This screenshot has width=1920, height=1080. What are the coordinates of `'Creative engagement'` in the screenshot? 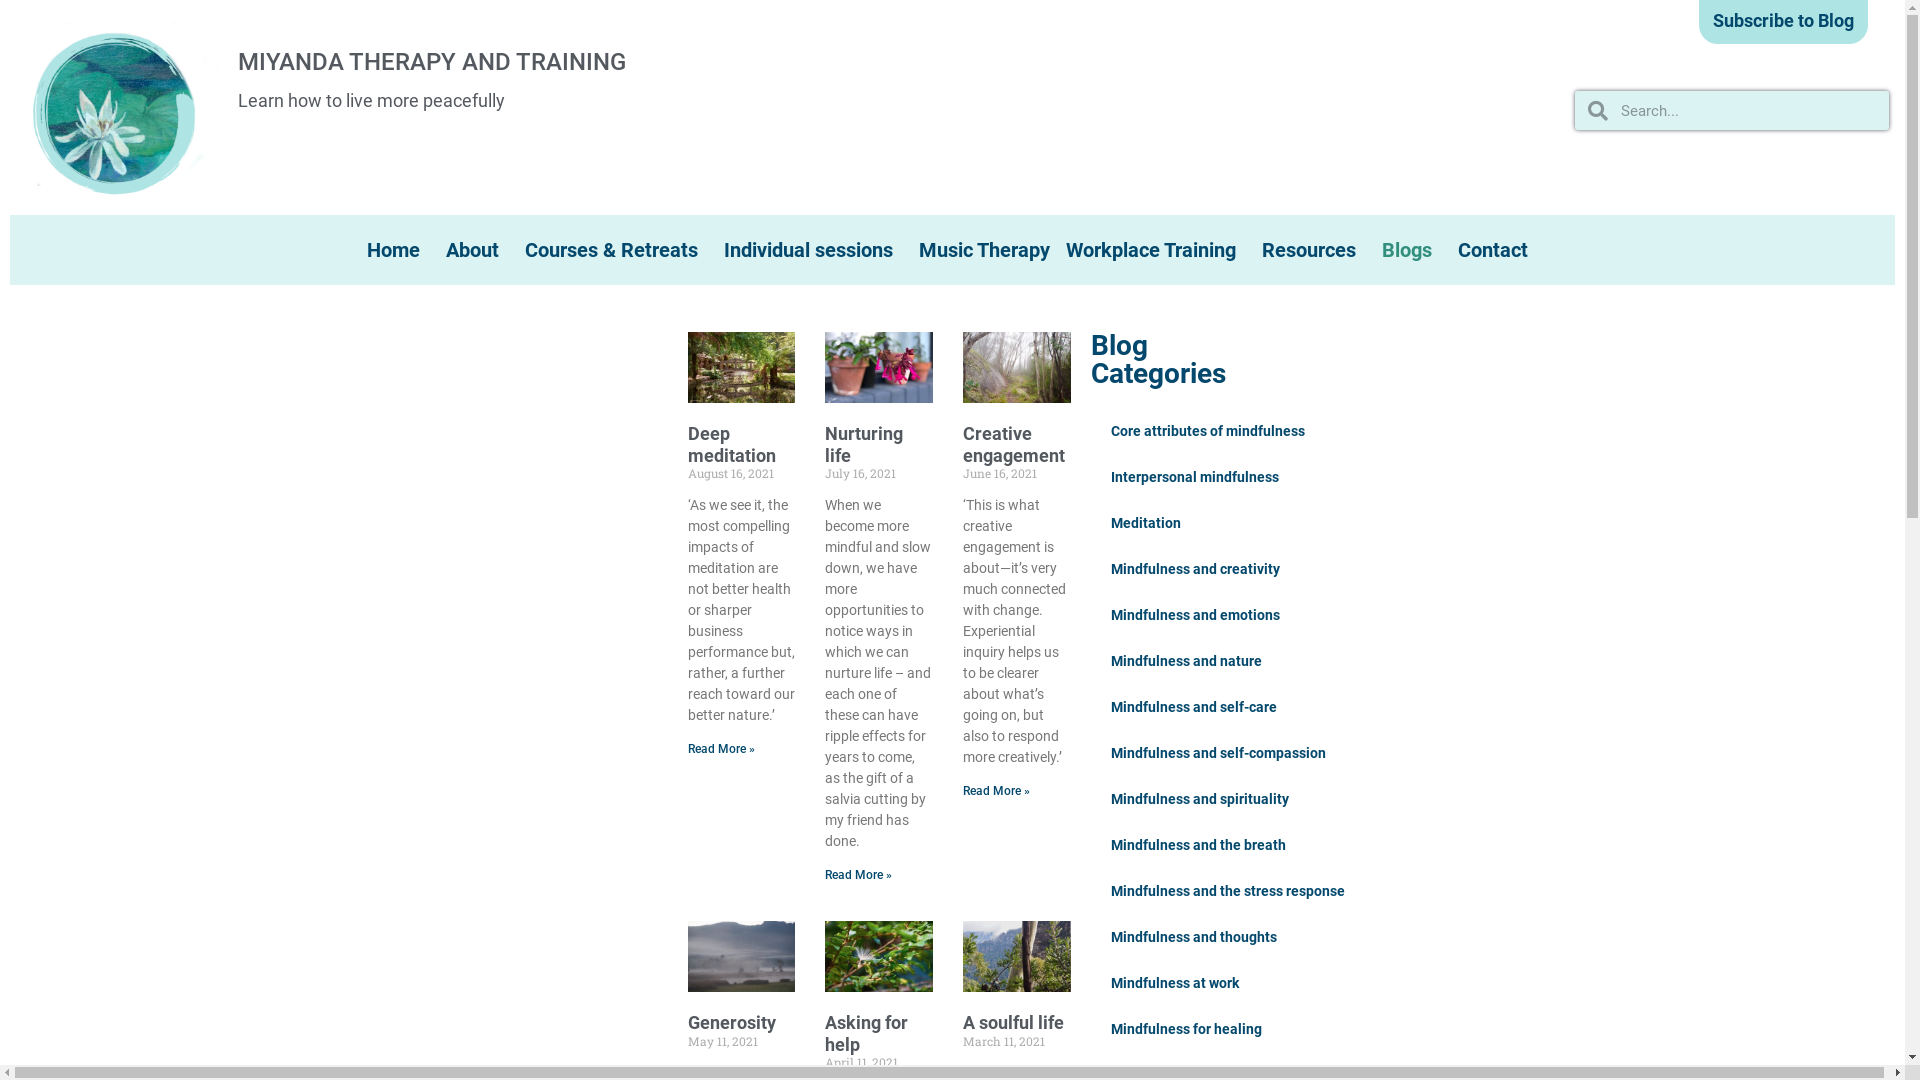 It's located at (1013, 443).